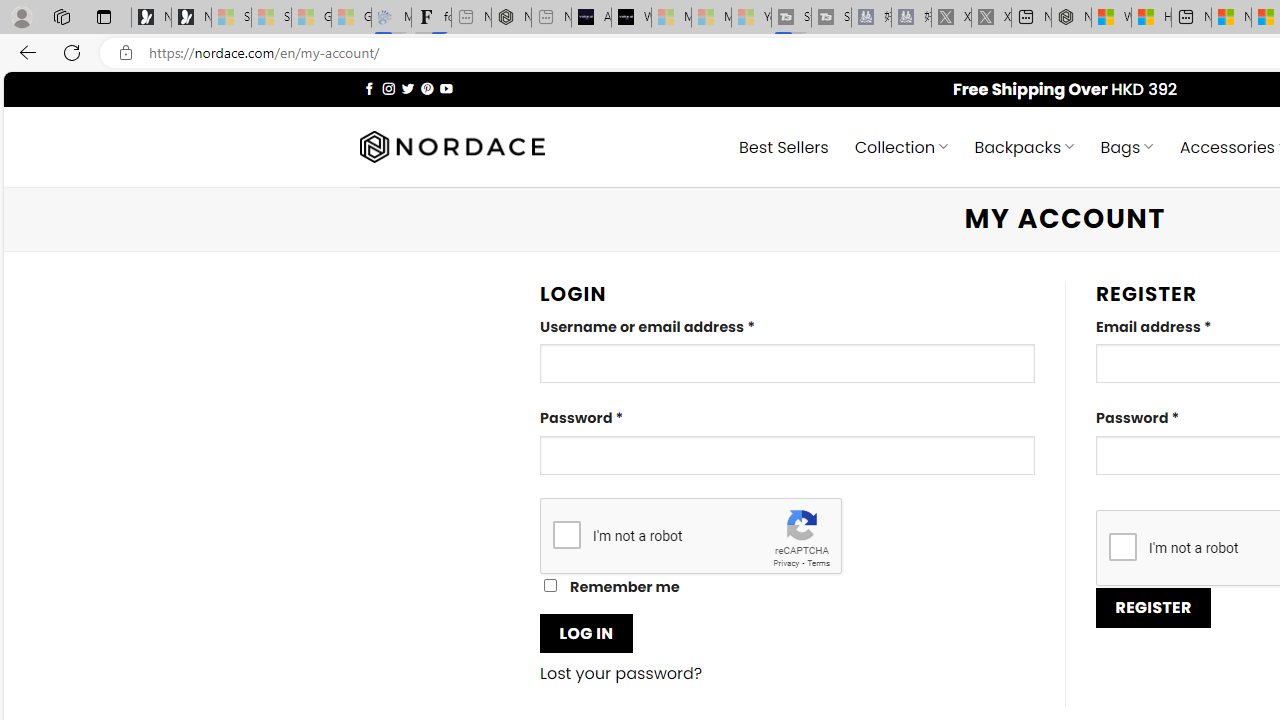 The height and width of the screenshot is (720, 1280). I want to click on 'Huge shark washes ashore at New York City beach | Watch', so click(1151, 17).